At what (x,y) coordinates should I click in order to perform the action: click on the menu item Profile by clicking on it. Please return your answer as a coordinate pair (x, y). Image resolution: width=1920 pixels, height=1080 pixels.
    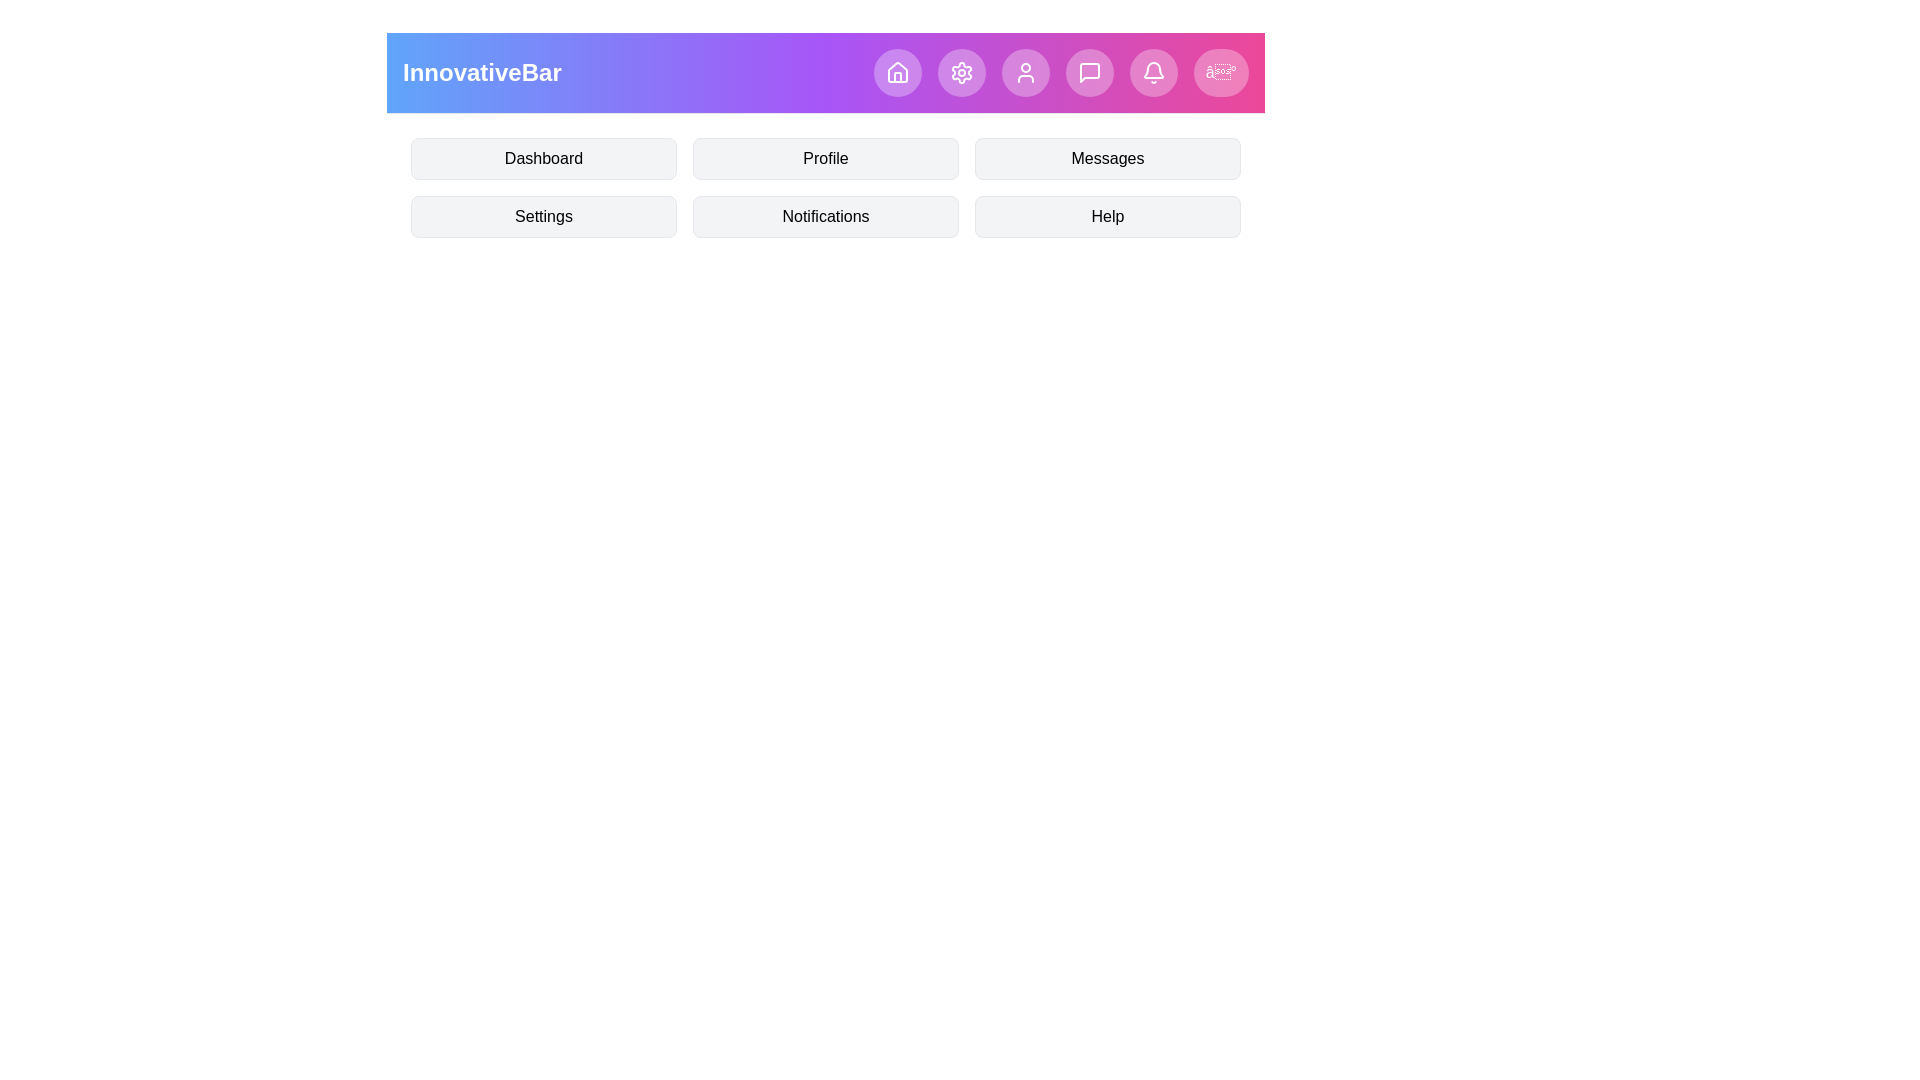
    Looking at the image, I should click on (825, 157).